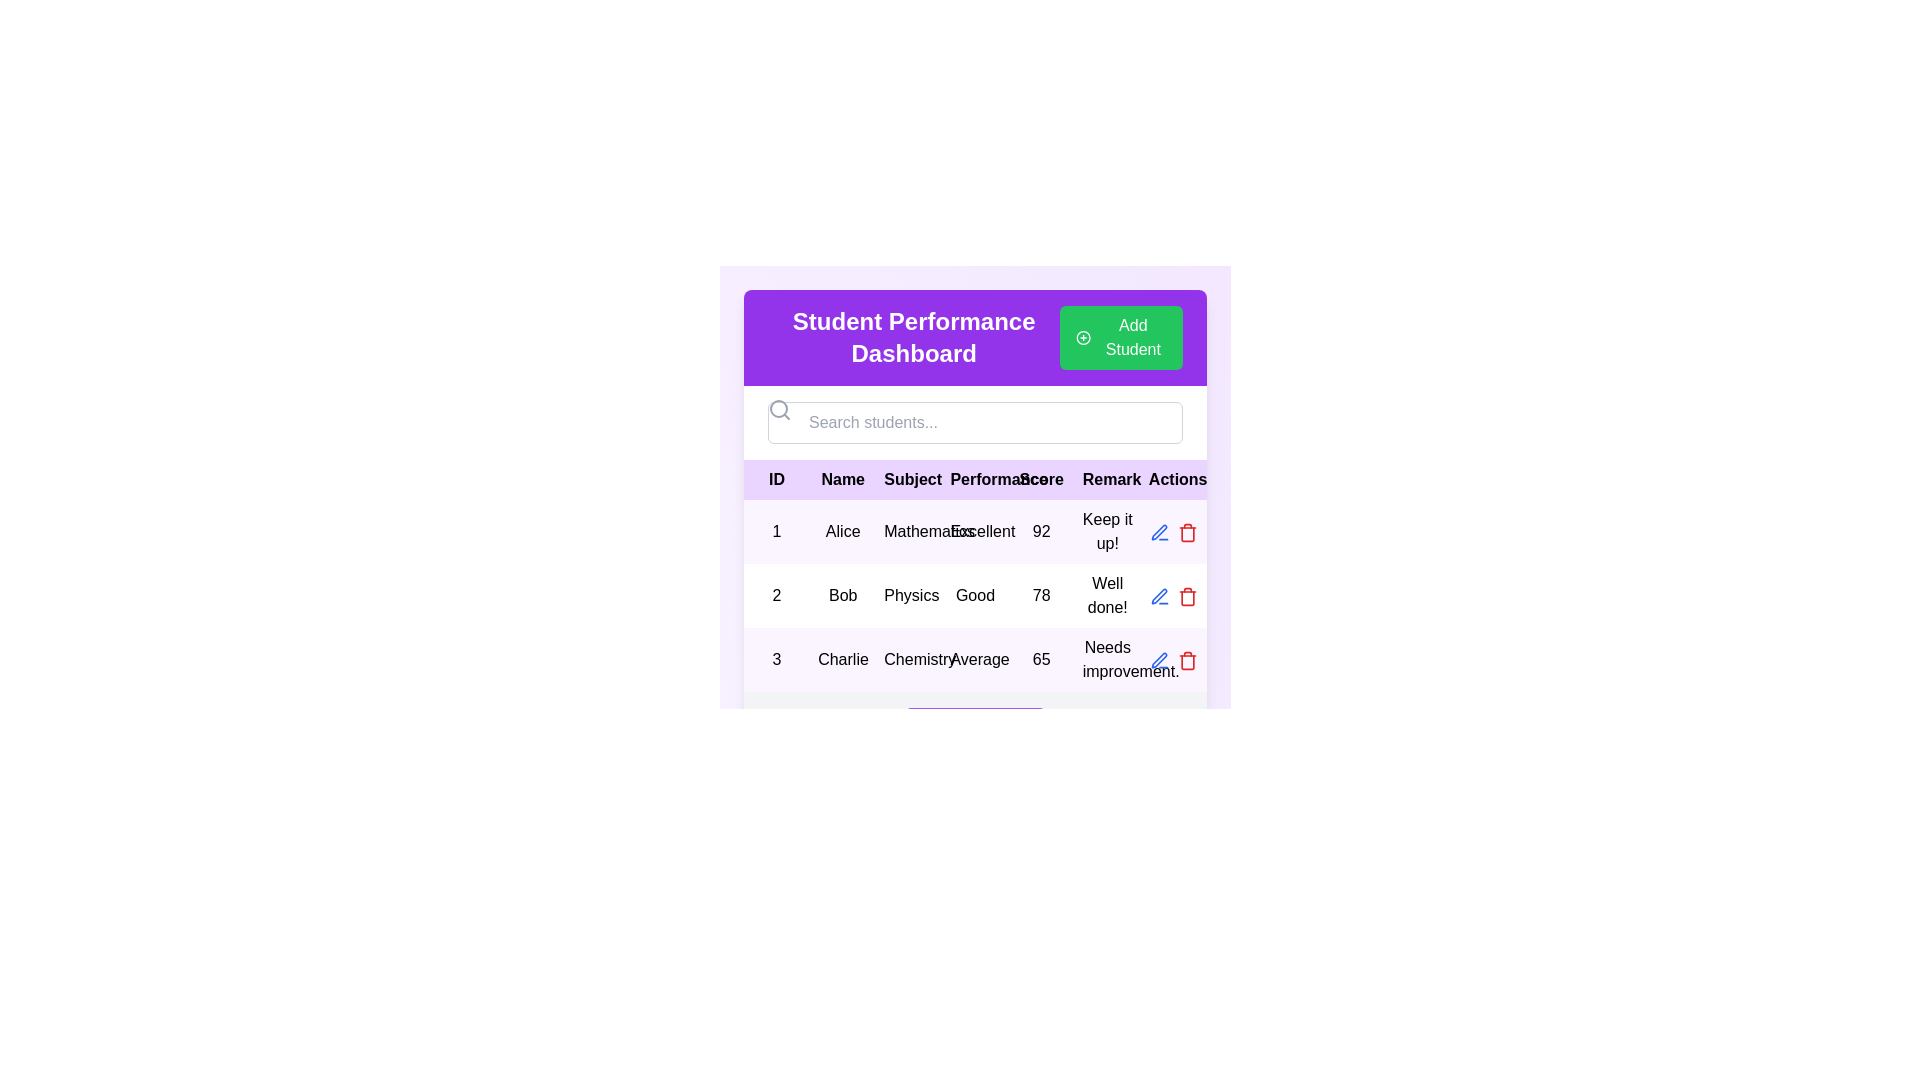  What do you see at coordinates (908, 531) in the screenshot?
I see `the static text label indicating the subject name 'Mathematics' in the third column of the first row of the table` at bounding box center [908, 531].